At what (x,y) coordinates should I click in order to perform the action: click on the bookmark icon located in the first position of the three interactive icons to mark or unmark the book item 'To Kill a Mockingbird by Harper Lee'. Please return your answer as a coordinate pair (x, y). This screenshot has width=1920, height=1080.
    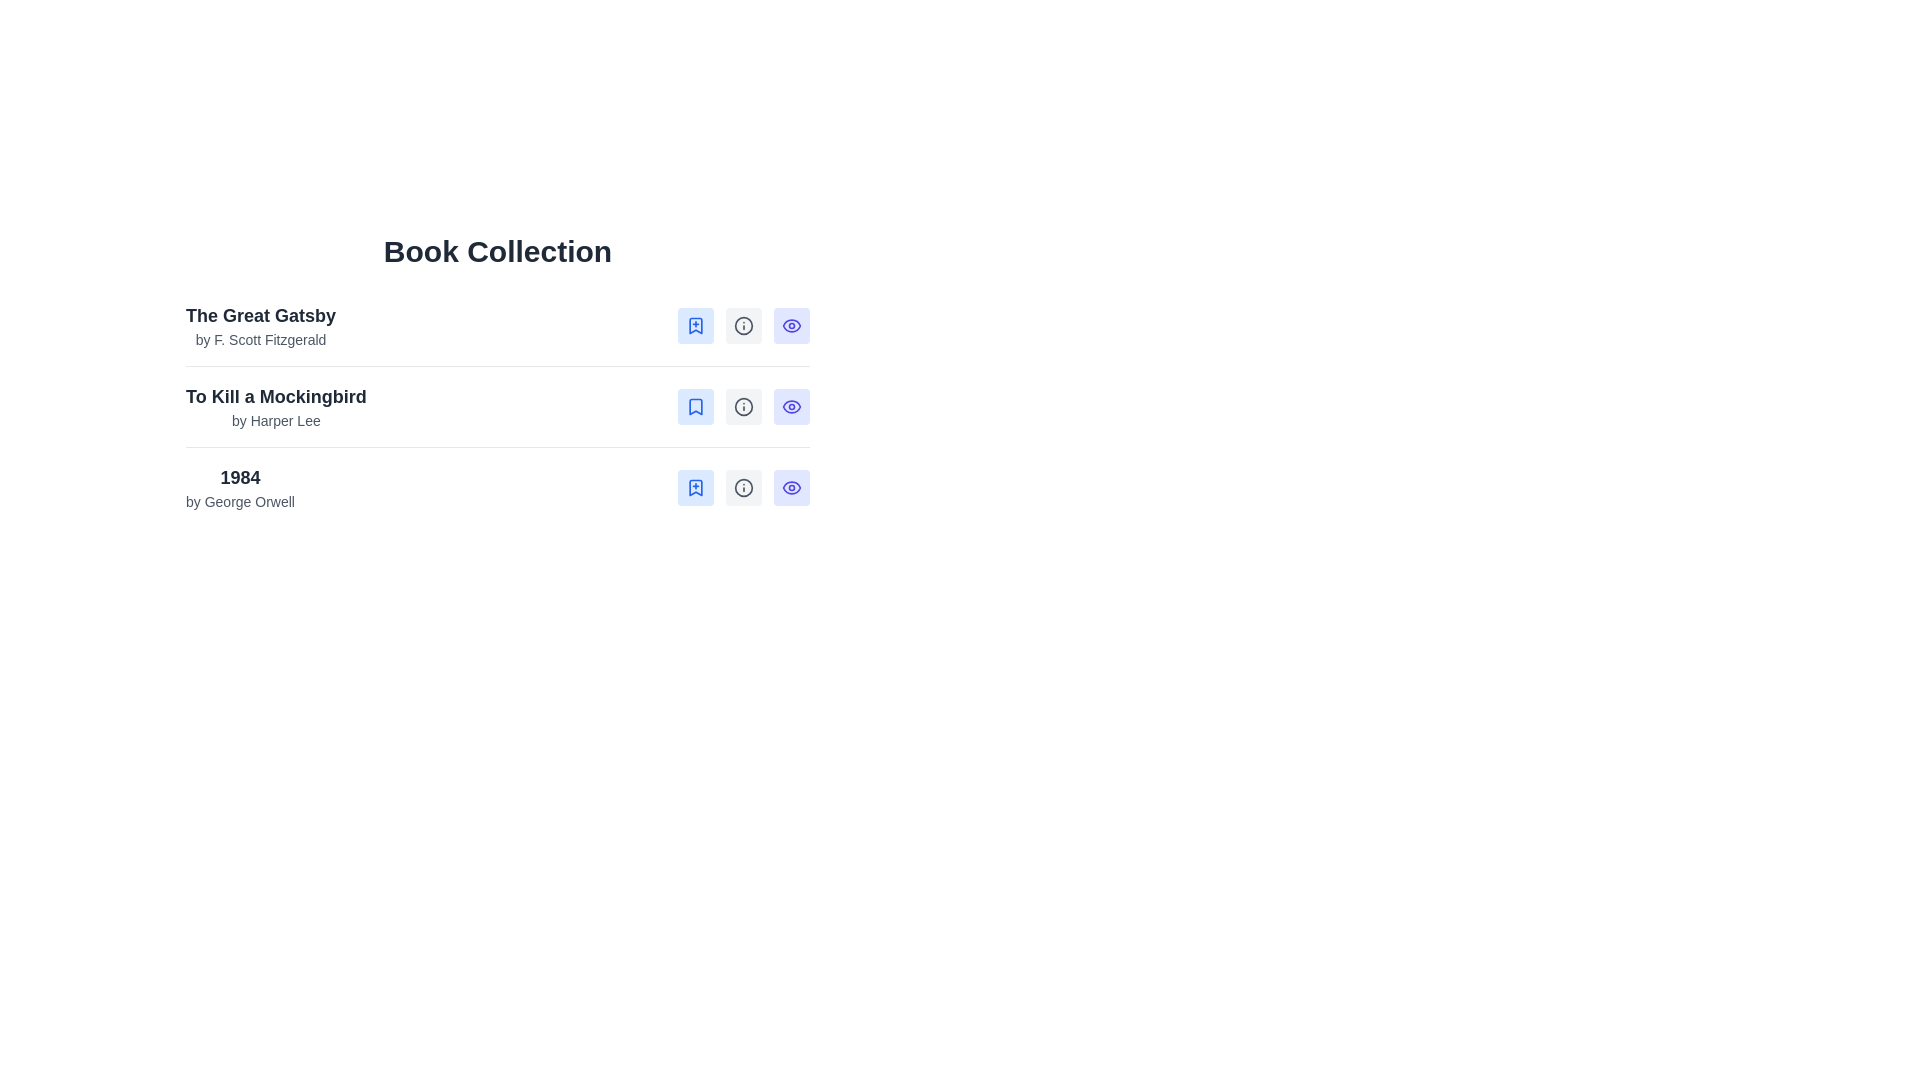
    Looking at the image, I should click on (696, 406).